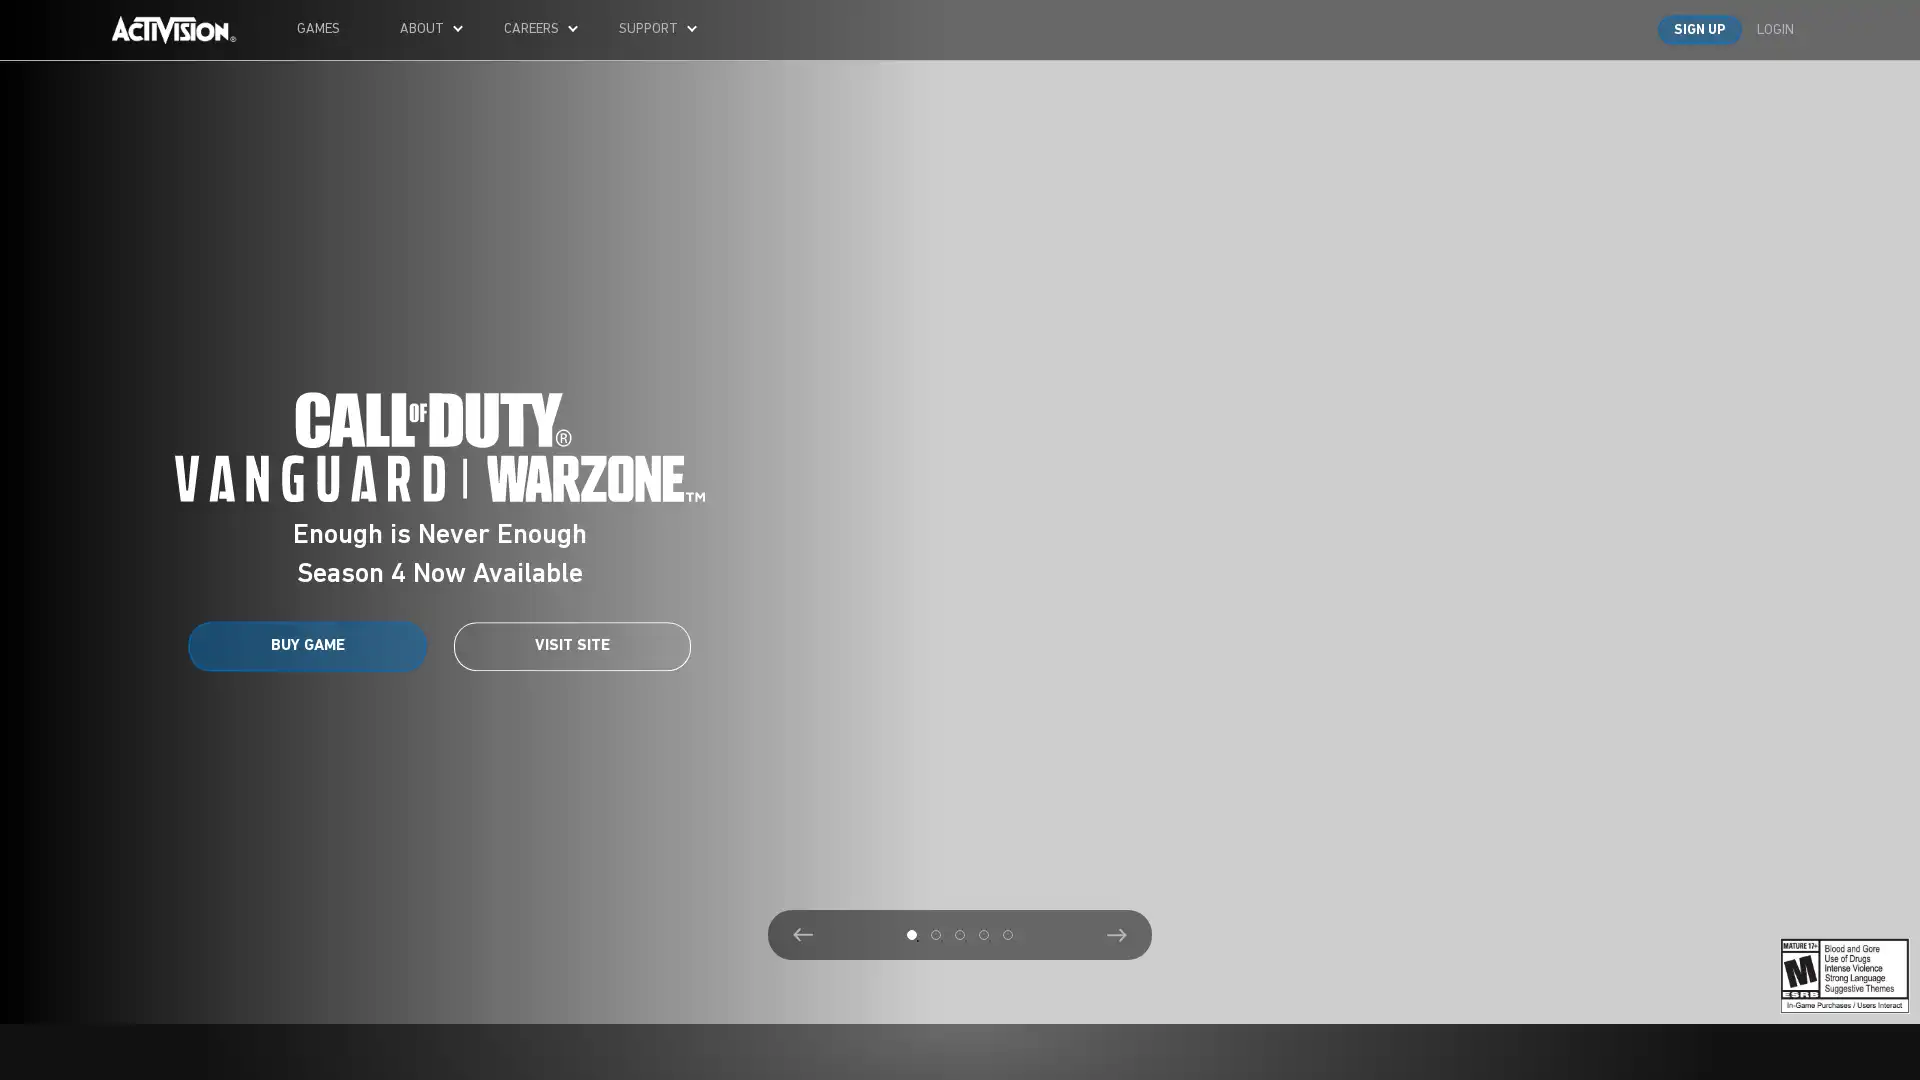 The height and width of the screenshot is (1080, 1920). Describe the element at coordinates (983, 934) in the screenshot. I see `4` at that location.